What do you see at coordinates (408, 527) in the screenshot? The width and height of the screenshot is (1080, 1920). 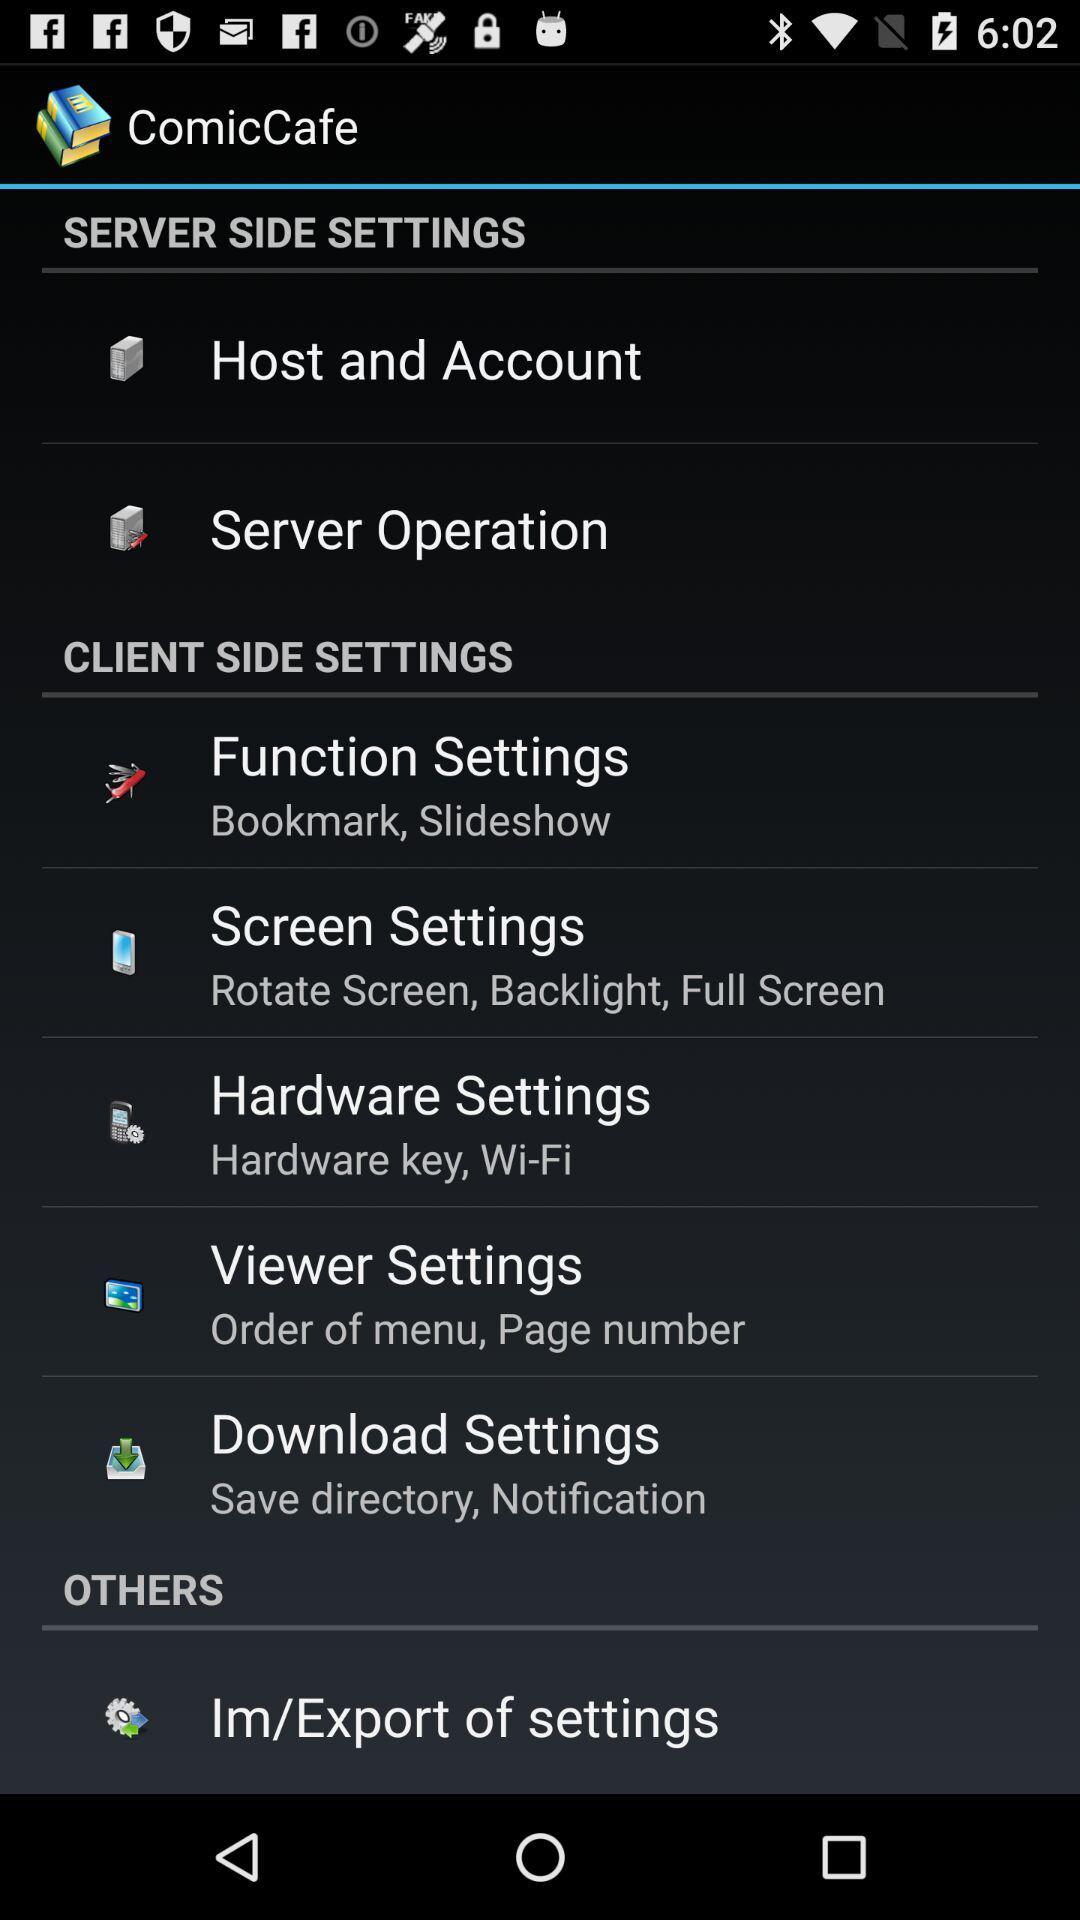 I see `the app below the host and account item` at bounding box center [408, 527].